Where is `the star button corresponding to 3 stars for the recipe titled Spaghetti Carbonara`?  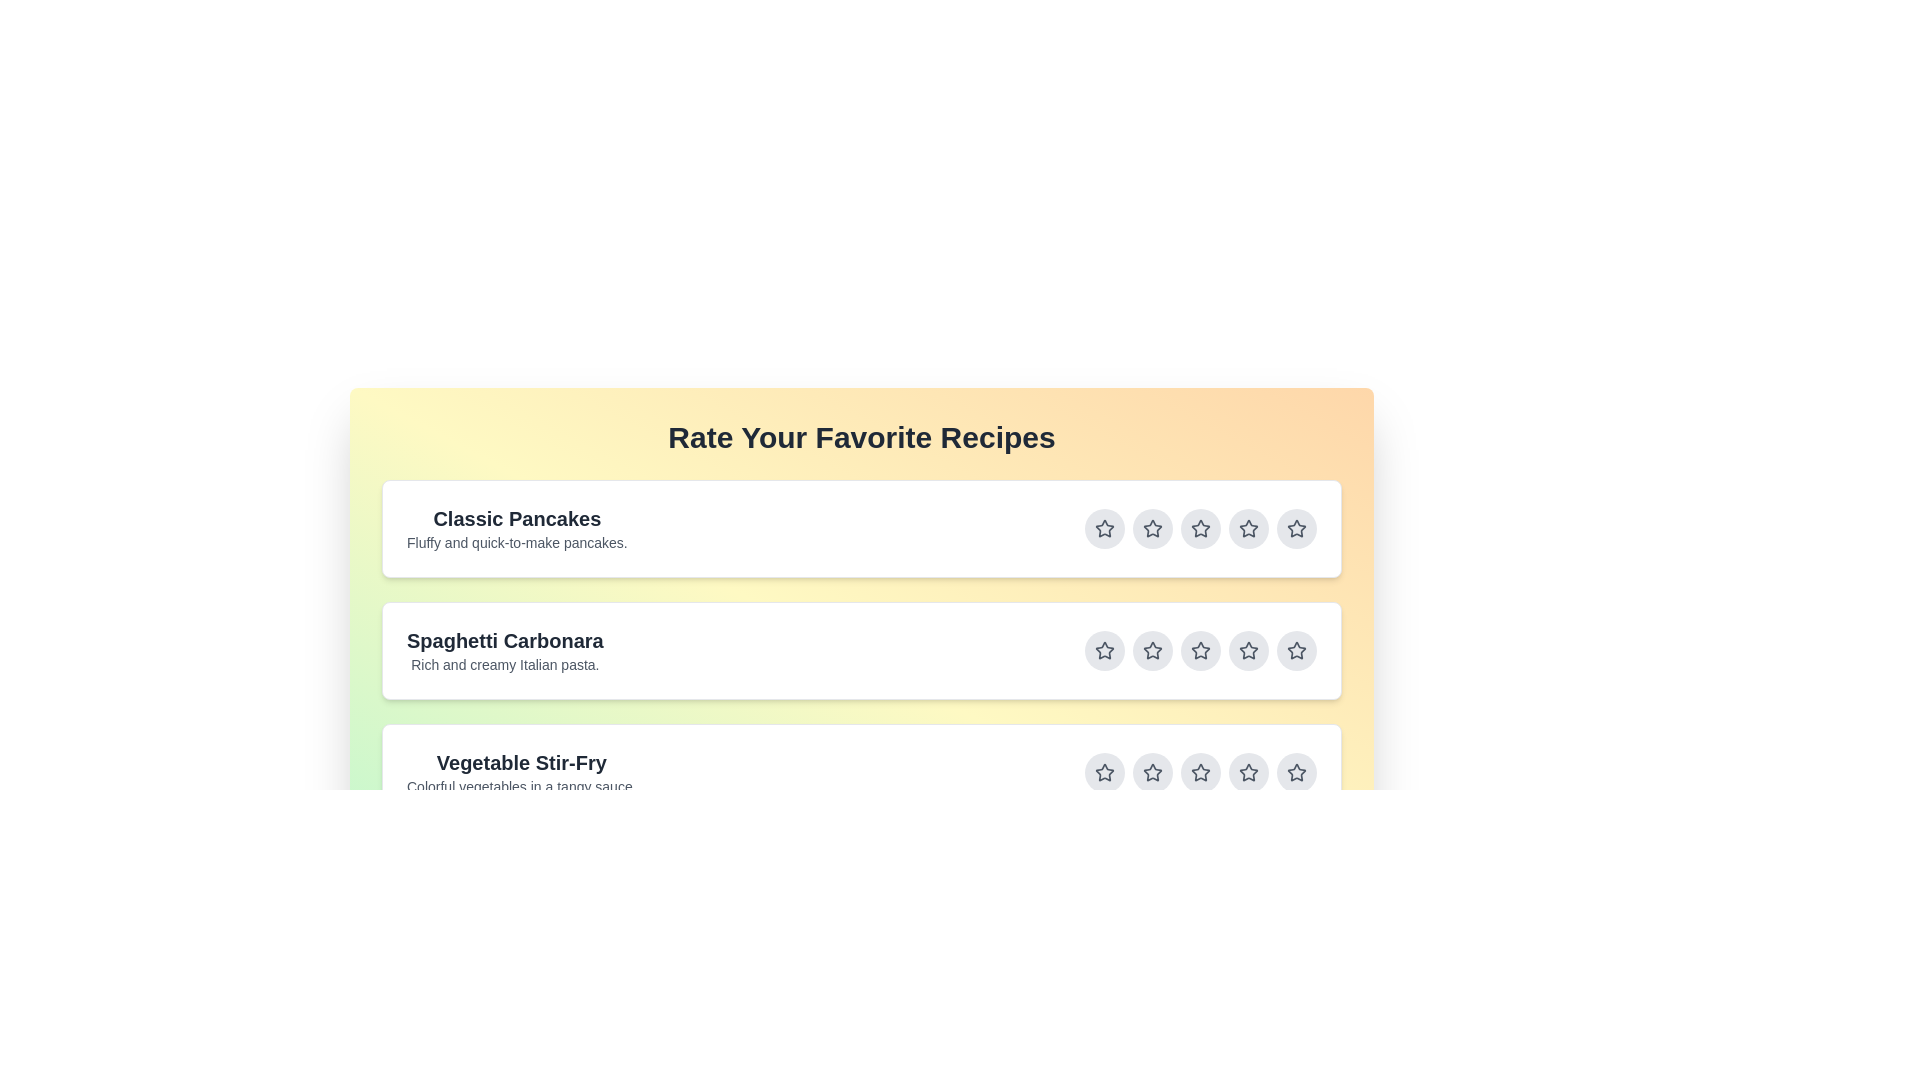
the star button corresponding to 3 stars for the recipe titled Spaghetti Carbonara is located at coordinates (1200, 651).